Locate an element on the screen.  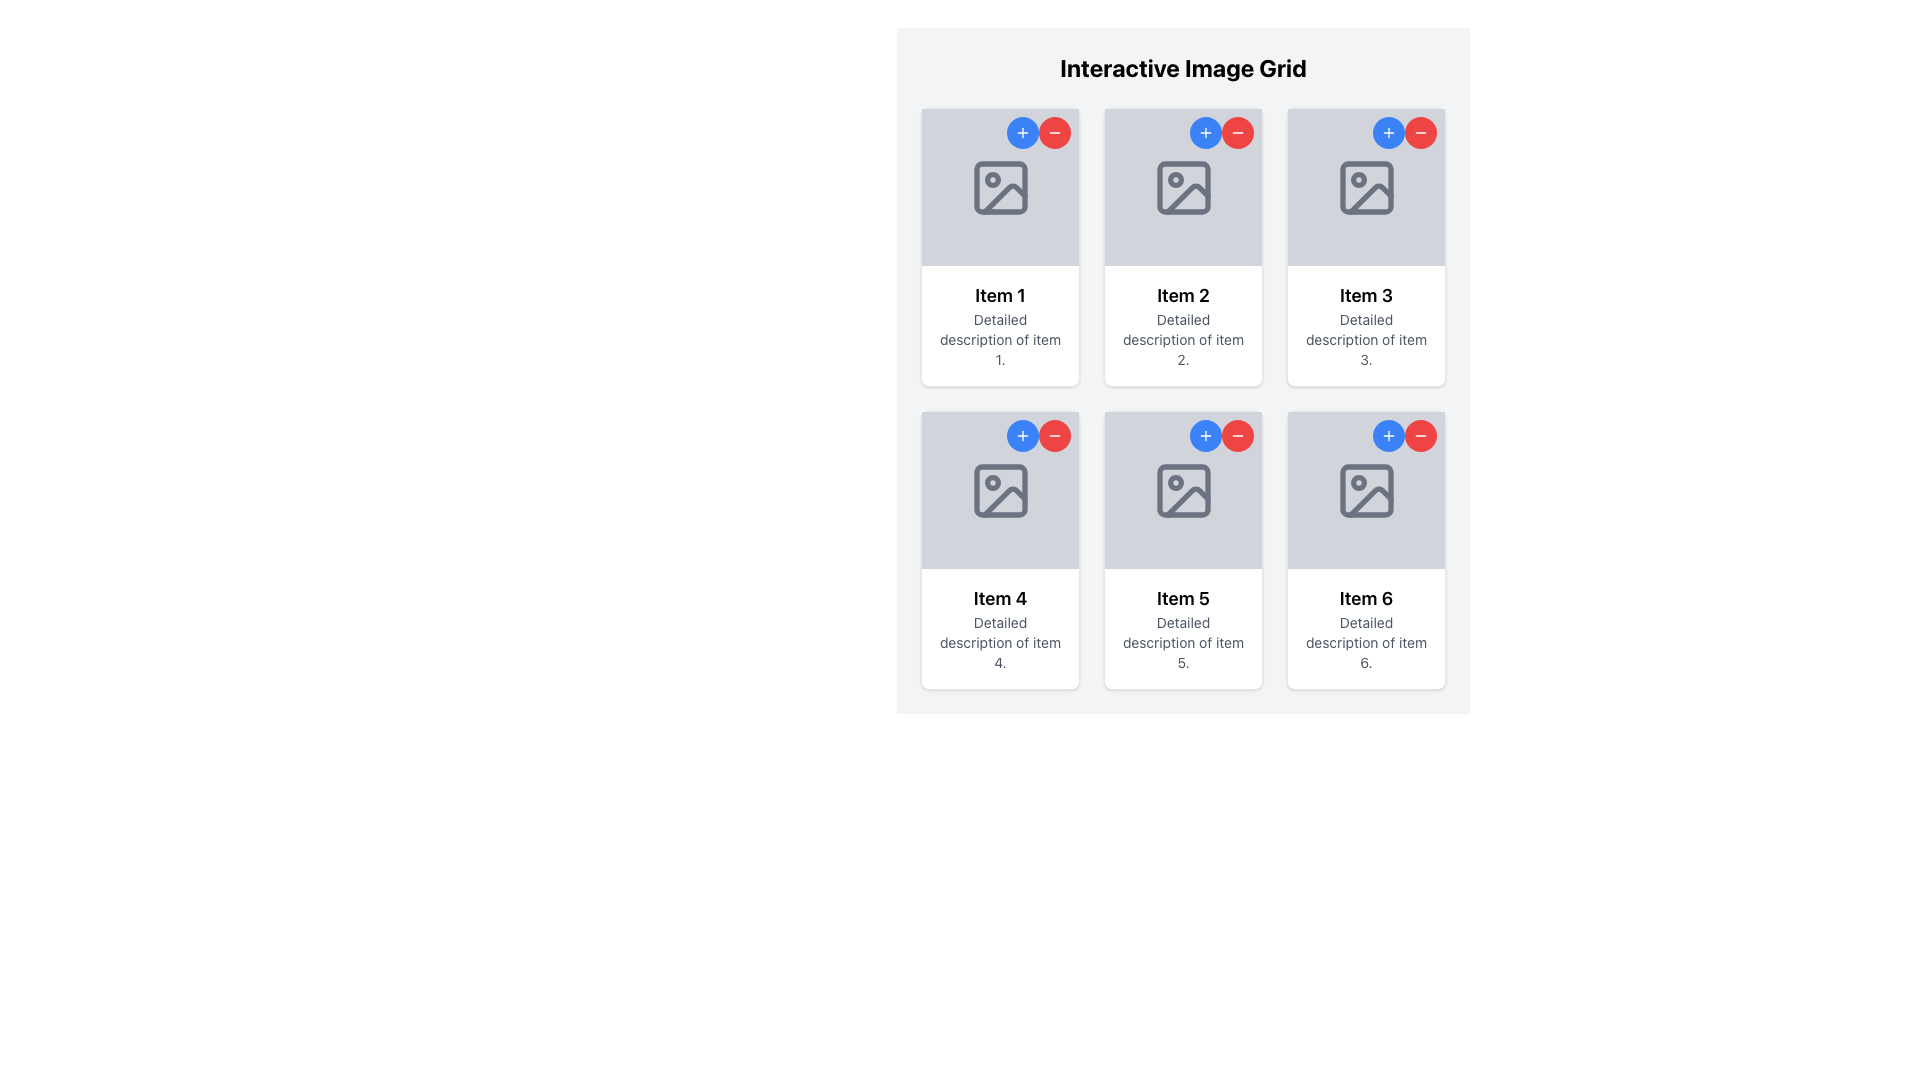
the first card is located at coordinates (999, 245).